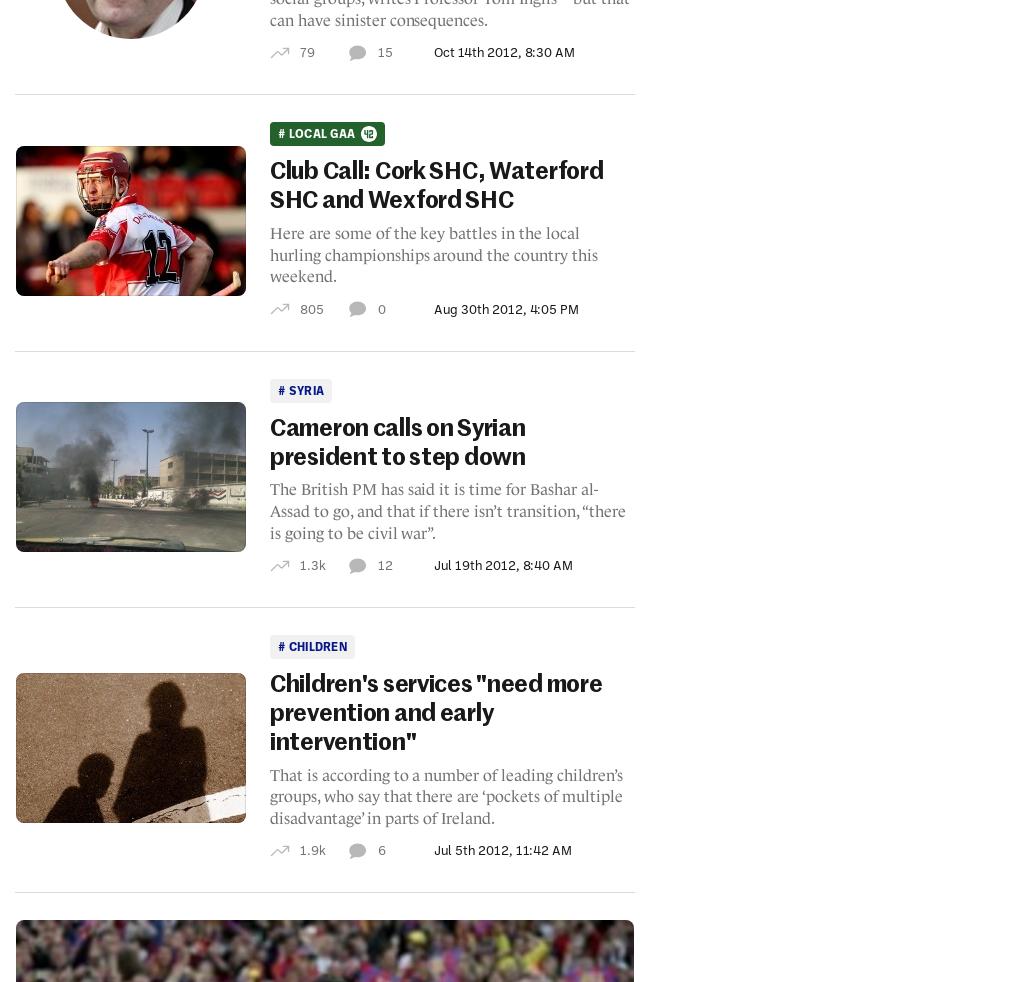  I want to click on '1.9k', so click(311, 850).